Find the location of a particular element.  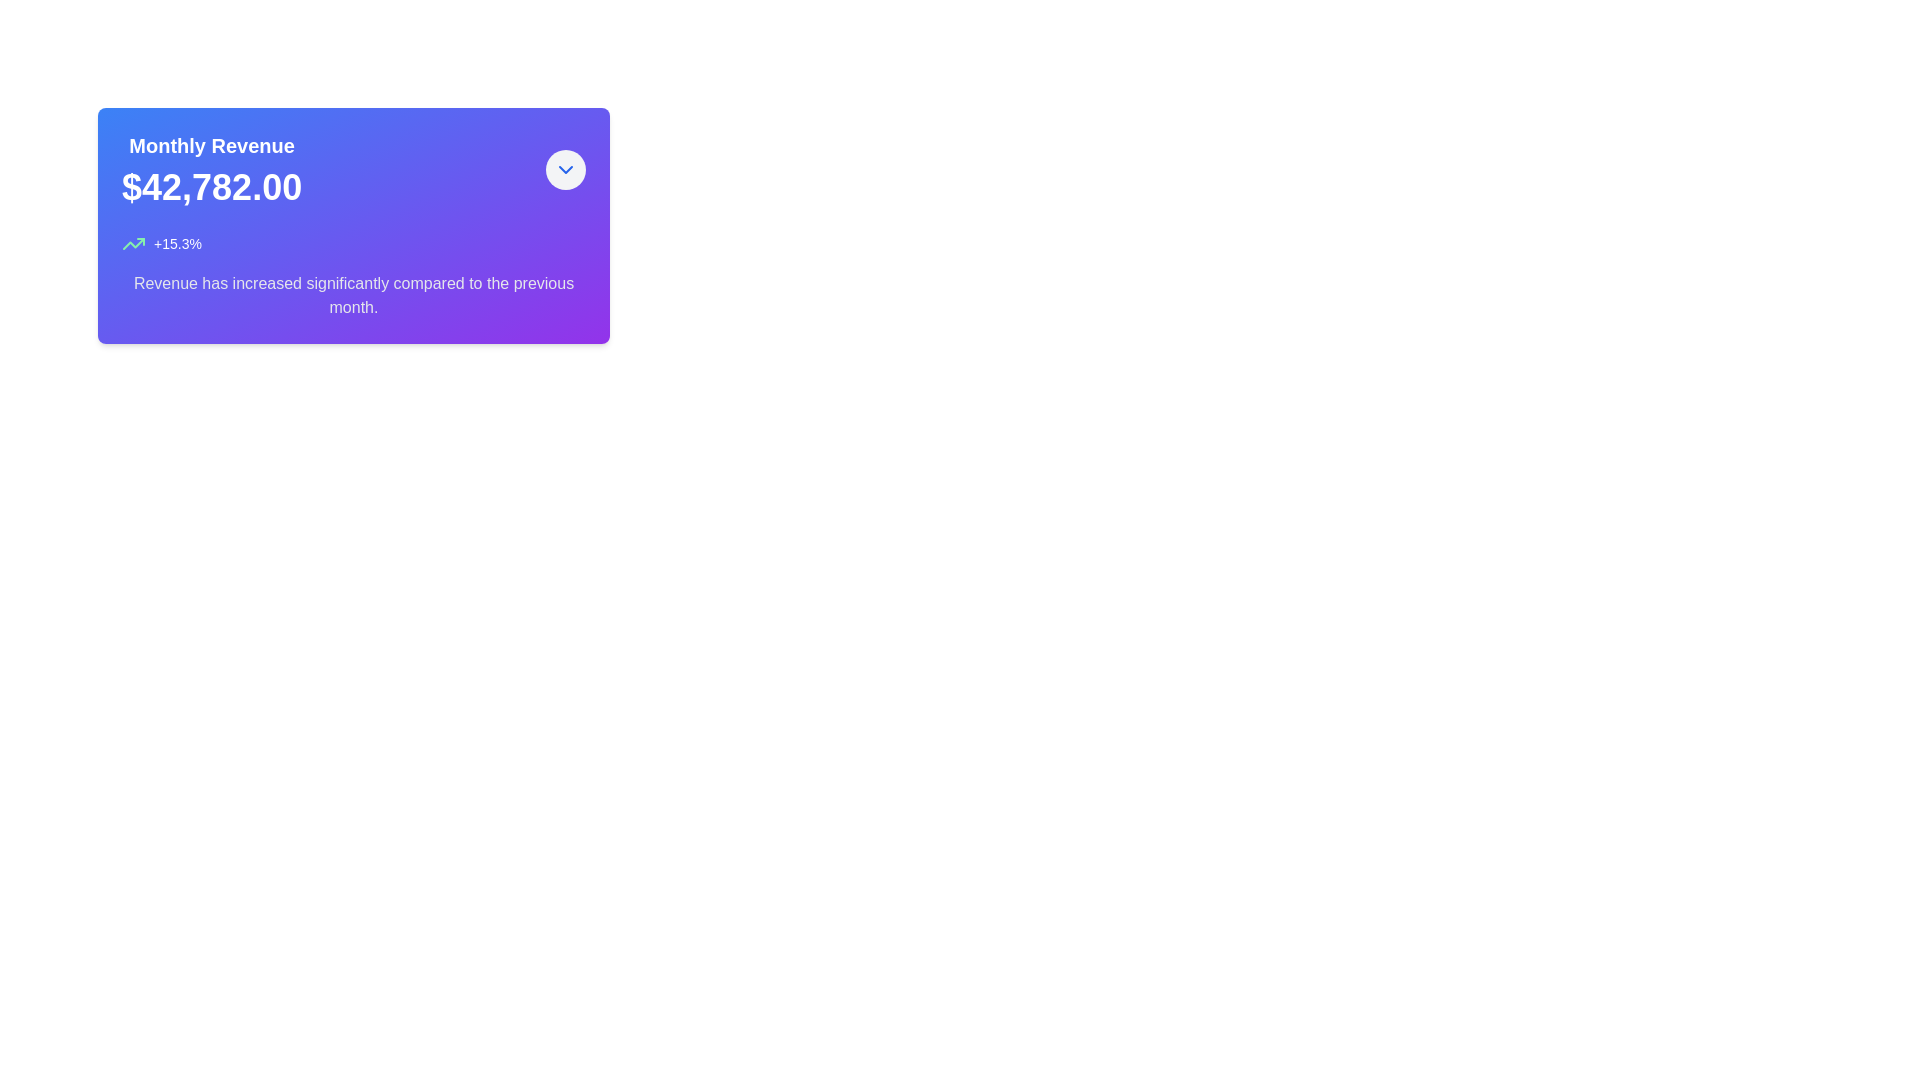

the percentage indicator text located in the lower left region of the card, to the right of the upward trend icon is located at coordinates (177, 242).